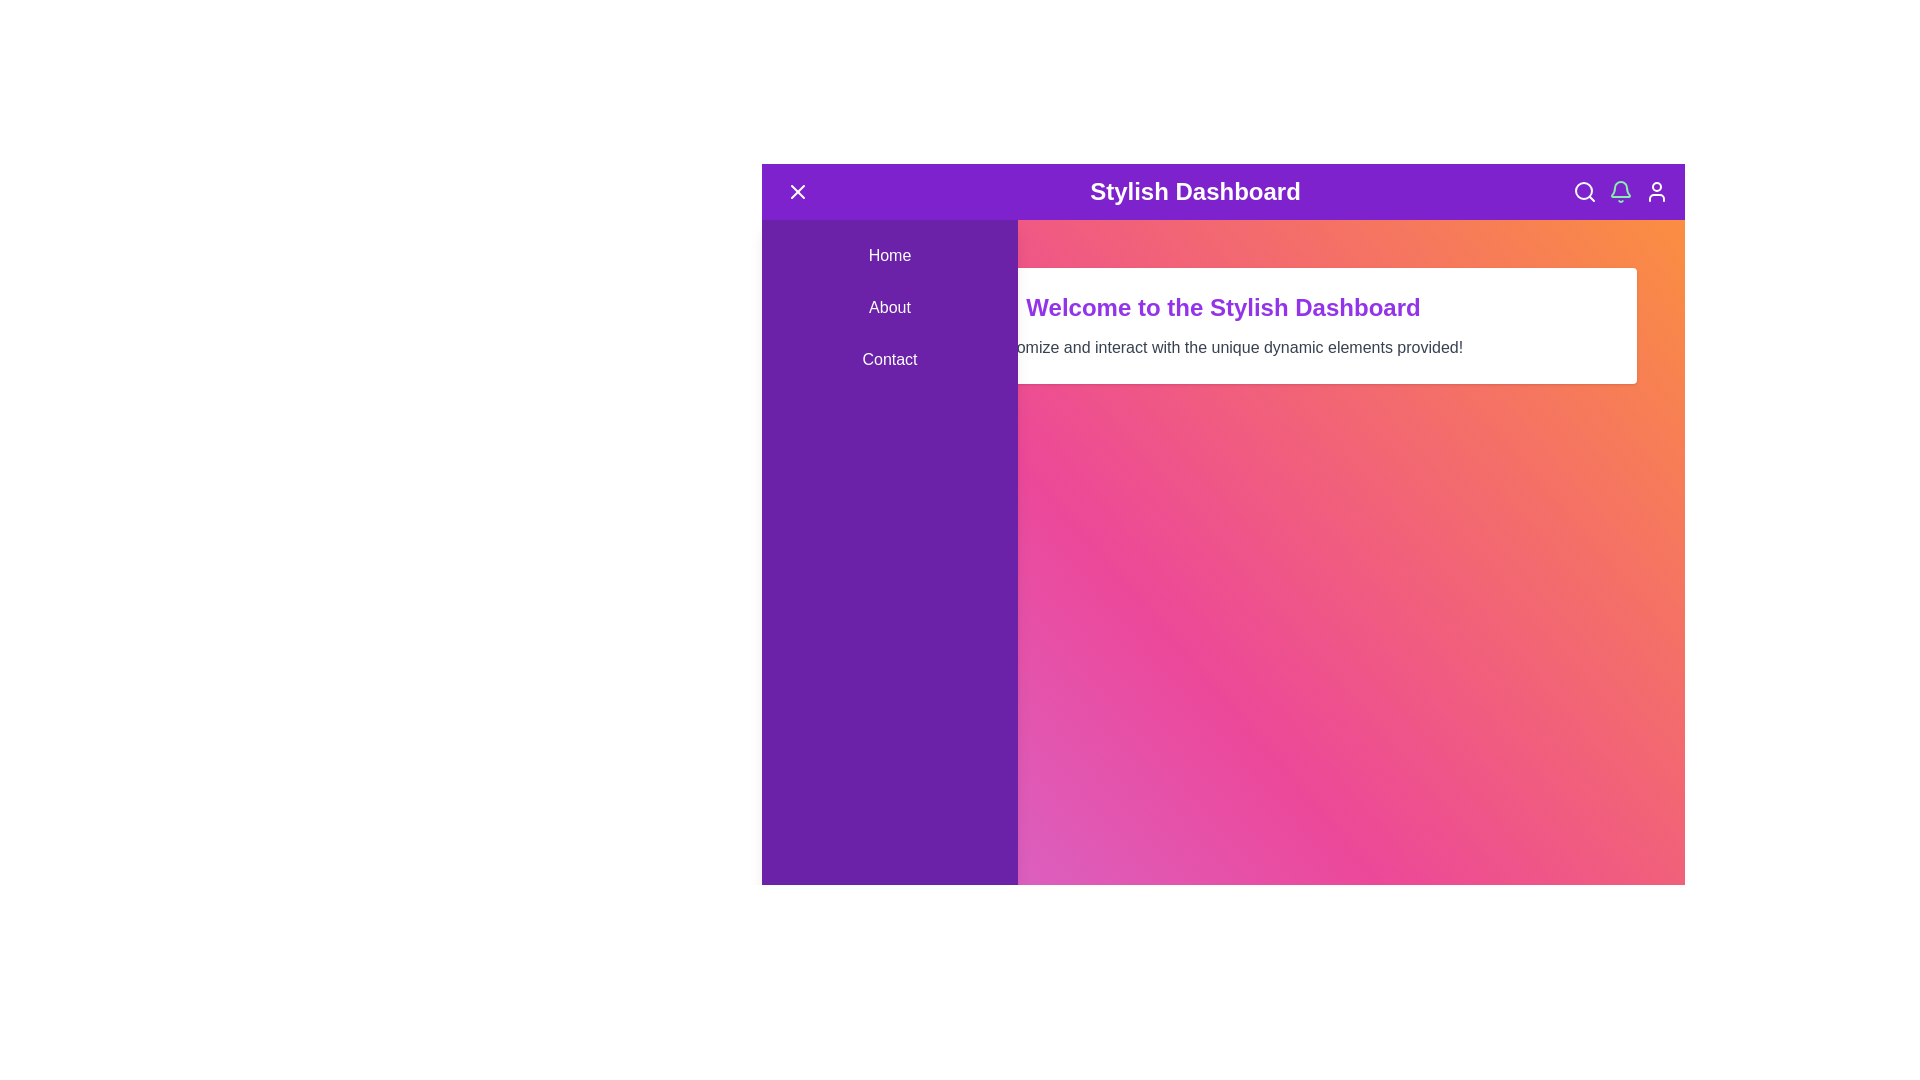 The height and width of the screenshot is (1080, 1920). What do you see at coordinates (1583, 192) in the screenshot?
I see `the search icon to toggle the search focus` at bounding box center [1583, 192].